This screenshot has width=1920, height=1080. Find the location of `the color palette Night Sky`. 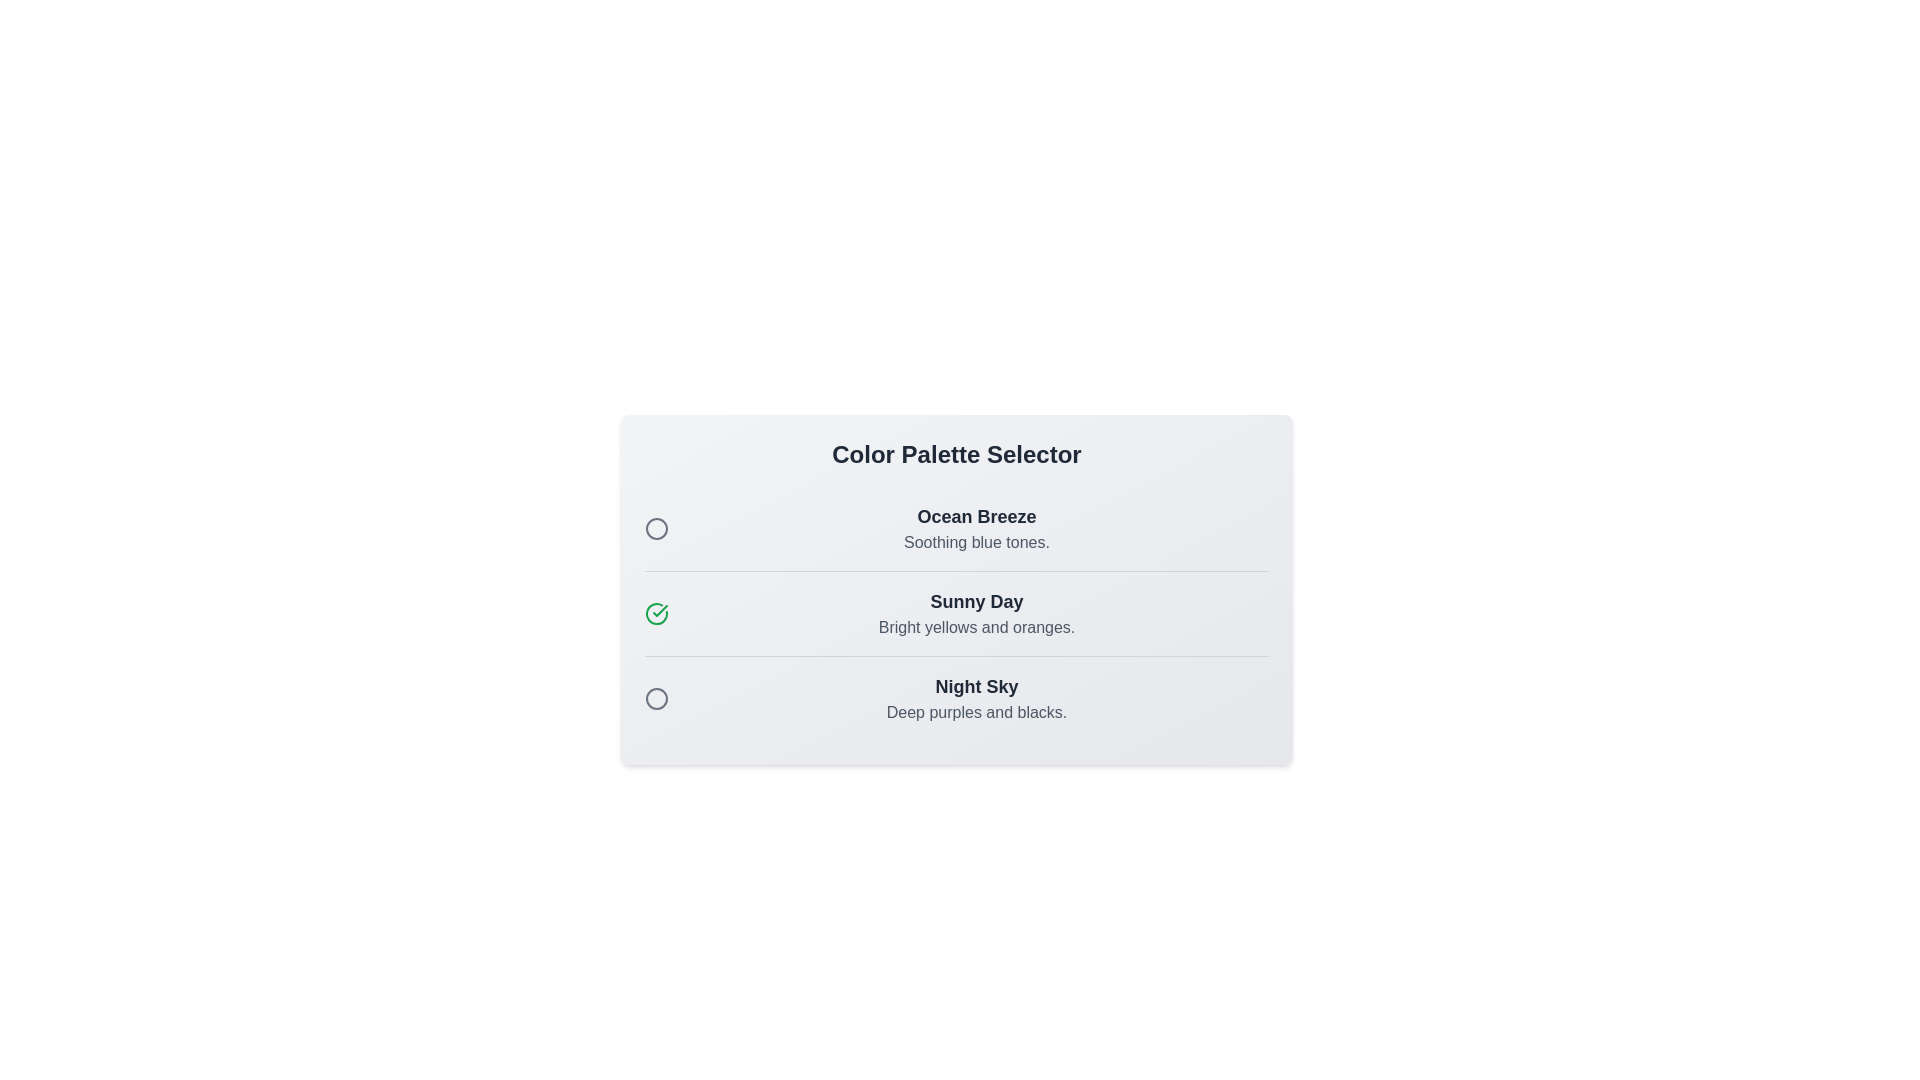

the color palette Night Sky is located at coordinates (657, 697).